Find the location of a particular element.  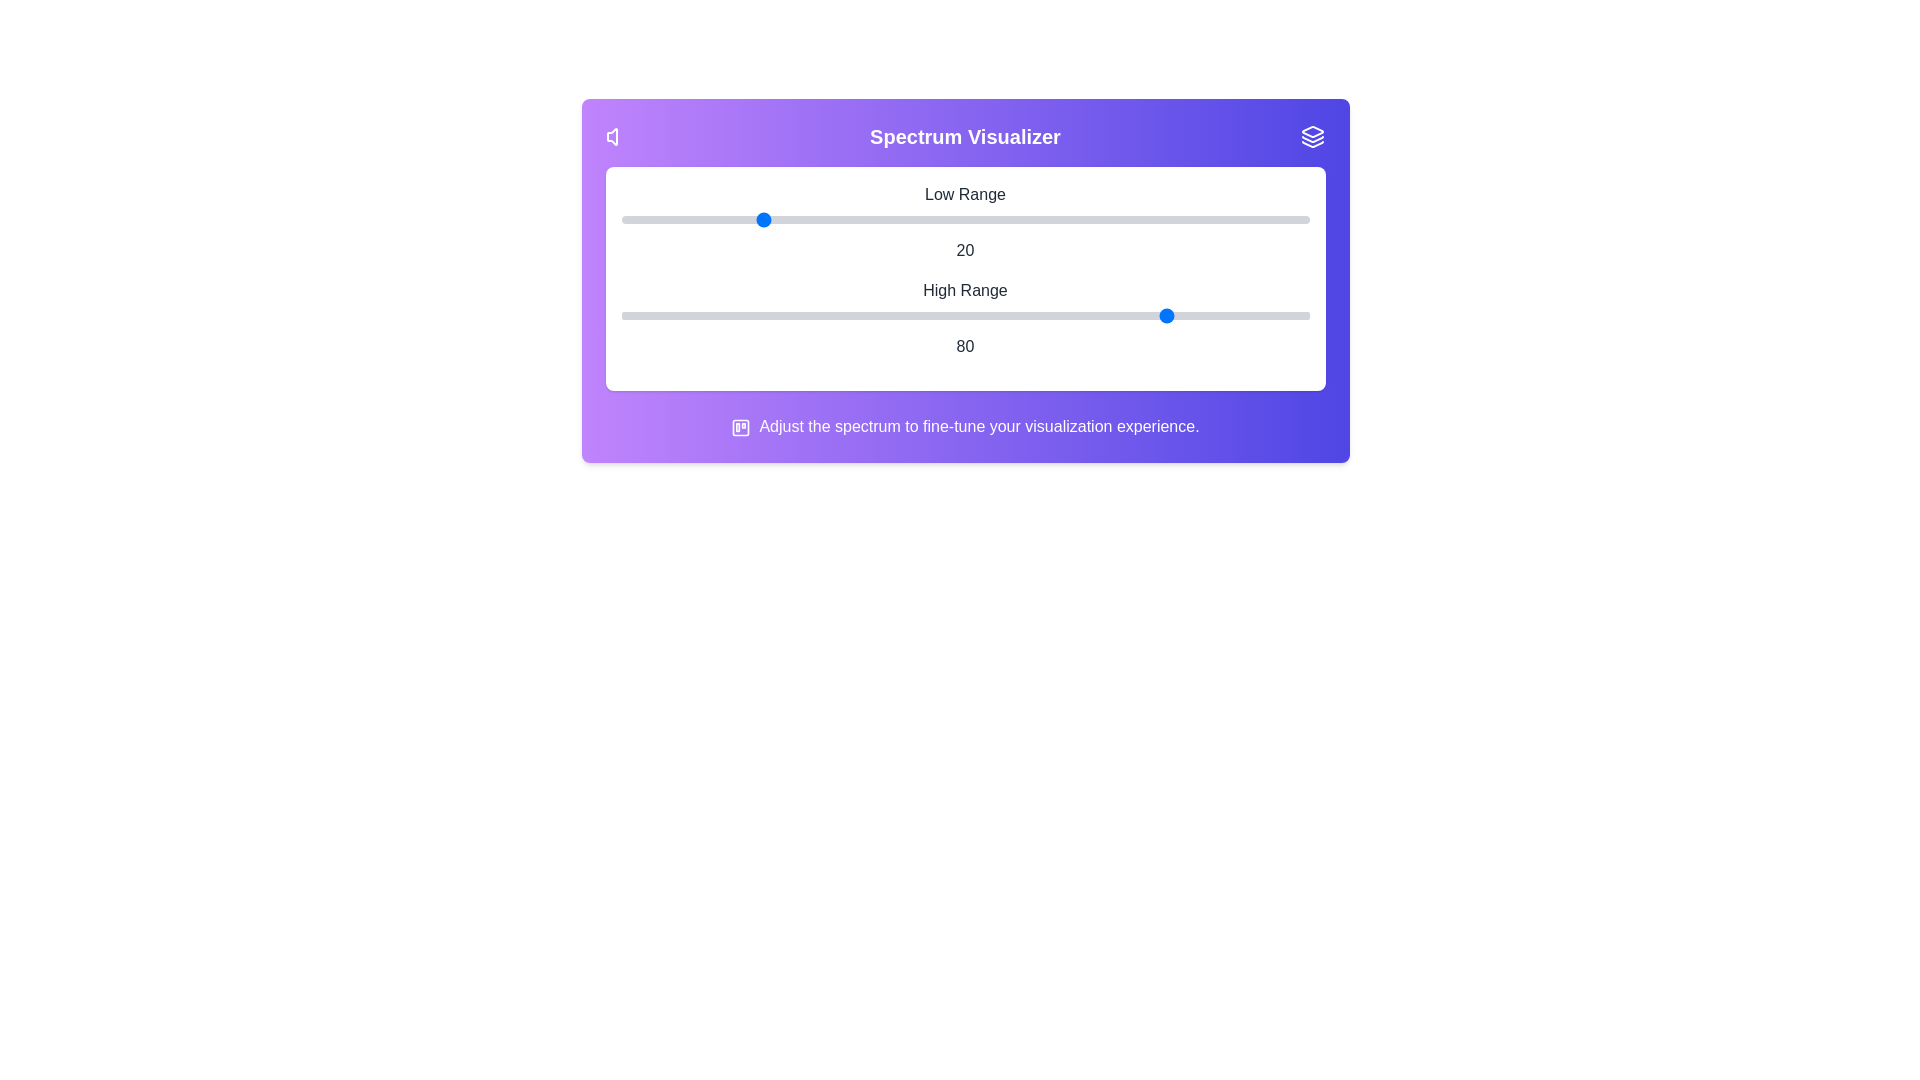

the high range slider to 36 is located at coordinates (869, 315).